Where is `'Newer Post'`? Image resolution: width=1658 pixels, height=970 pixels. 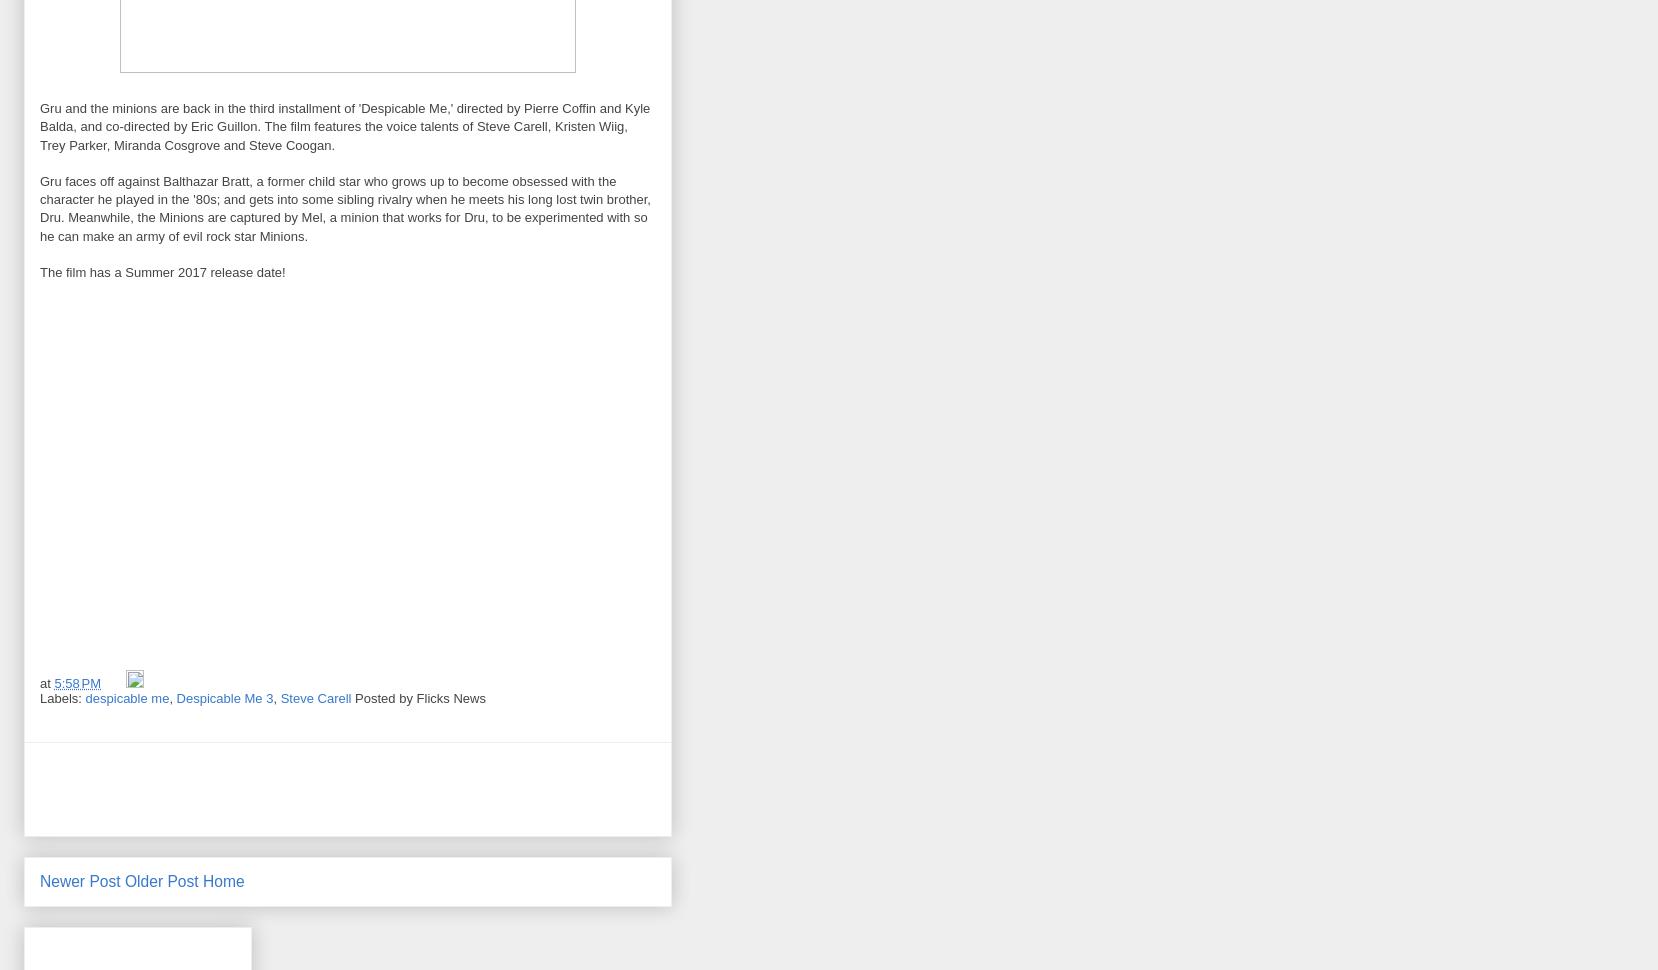 'Newer Post' is located at coordinates (38, 880).